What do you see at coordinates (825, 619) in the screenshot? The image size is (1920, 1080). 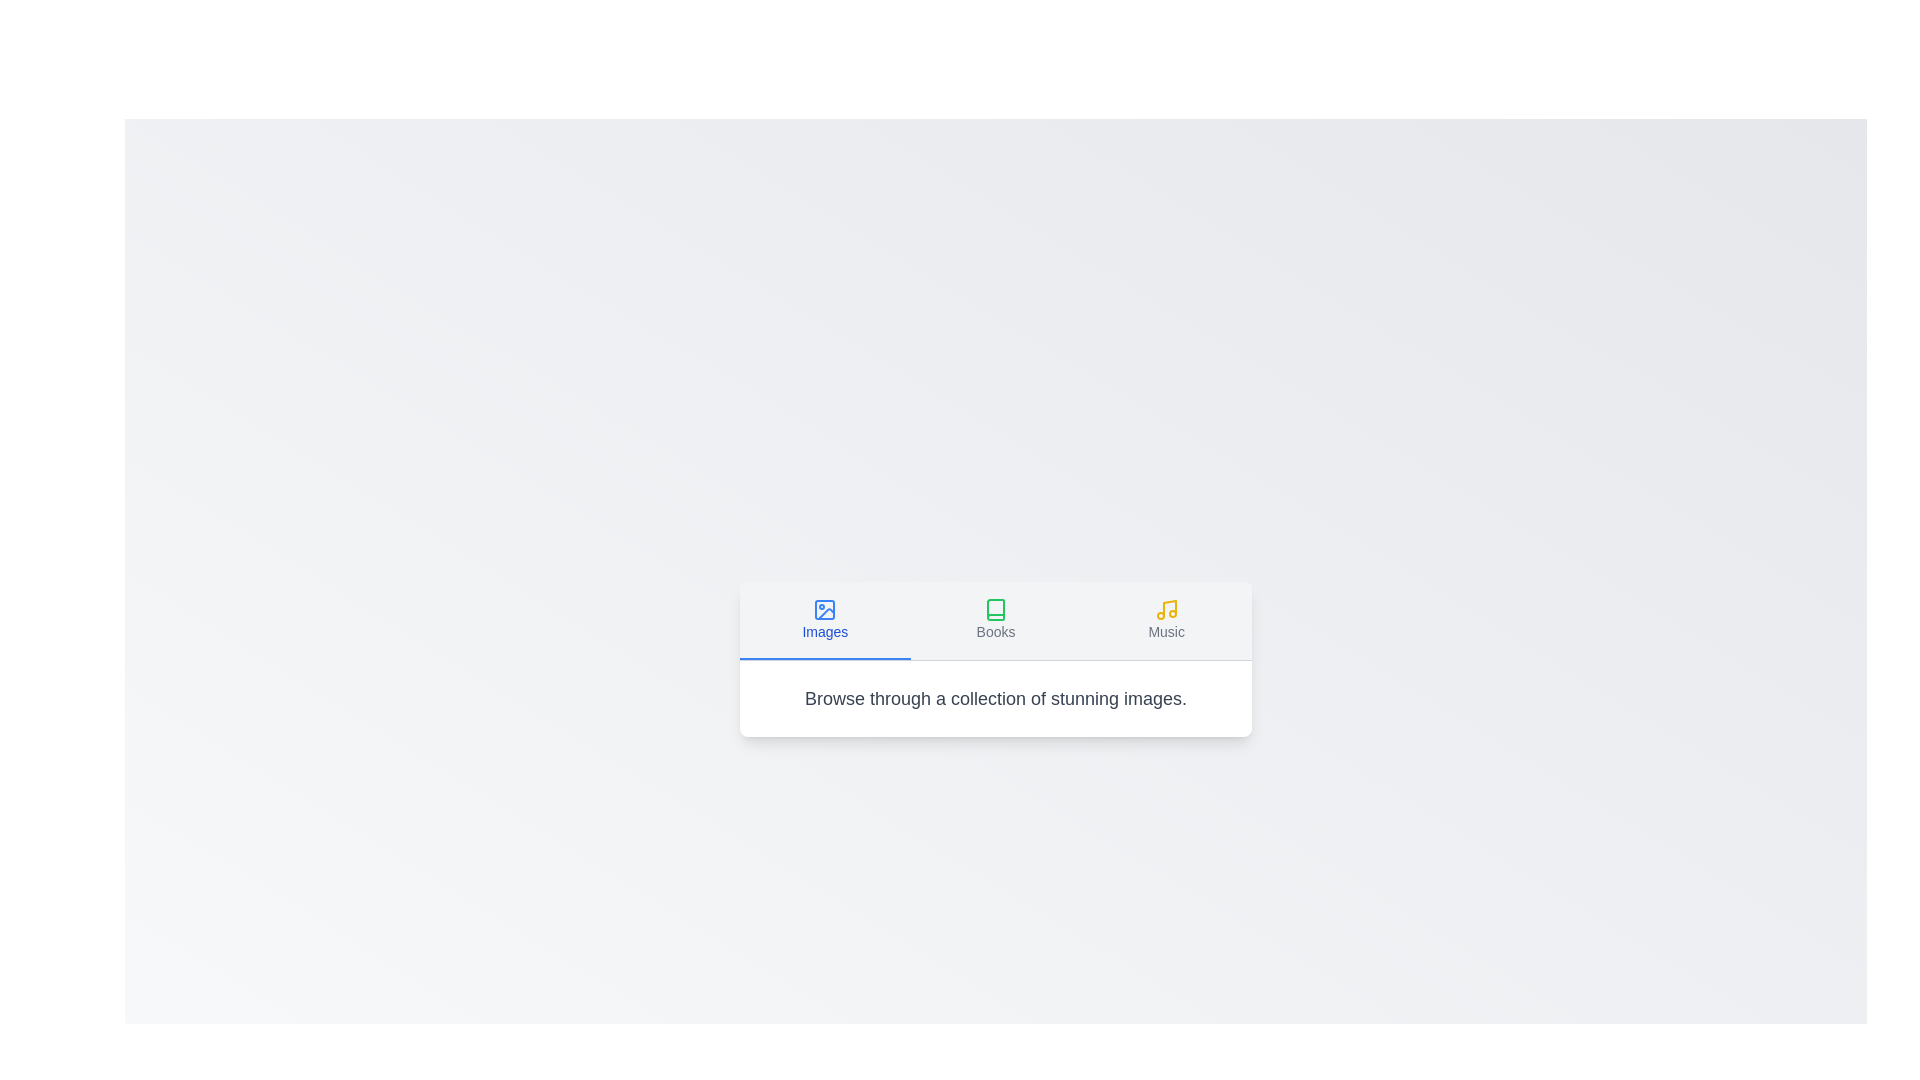 I see `the Images tab` at bounding box center [825, 619].